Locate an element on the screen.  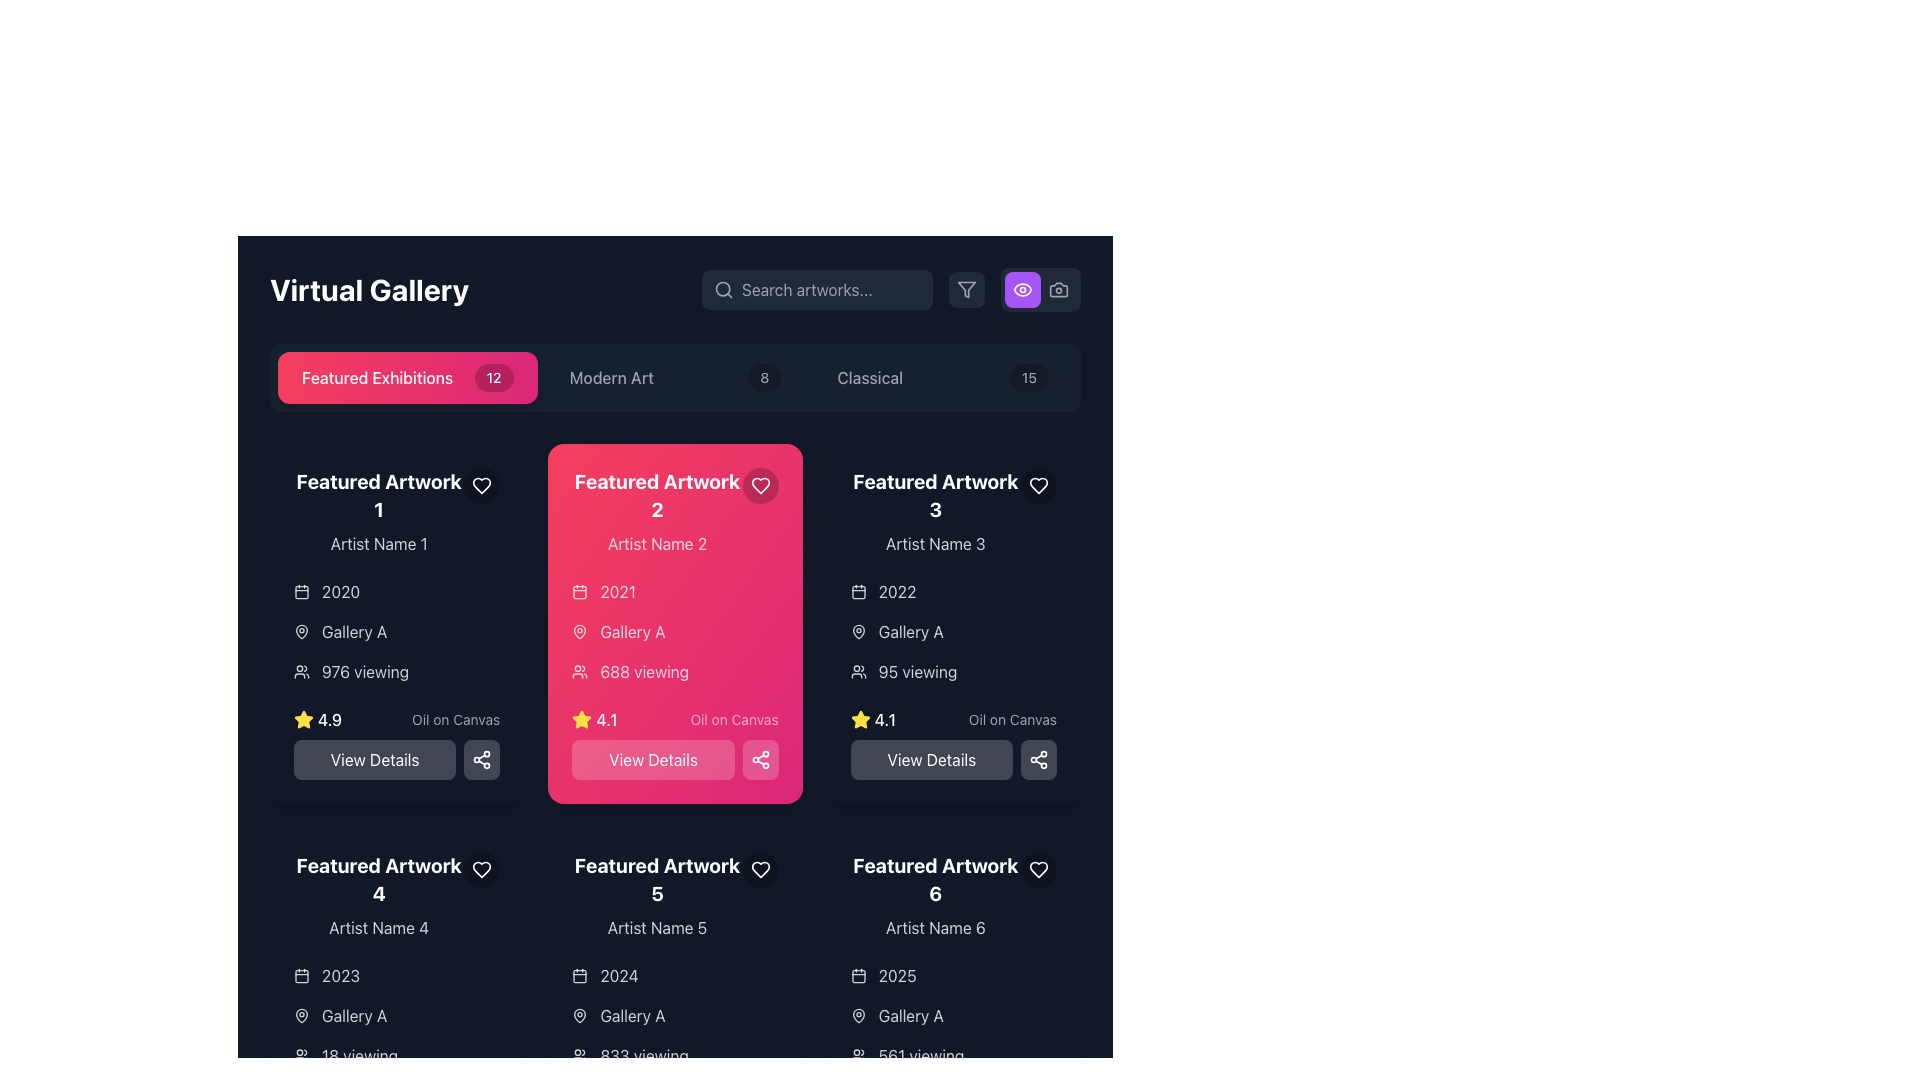
the calendar icon located to the left of the text '2025' in the sixth column of the grid layout under 'Featured Artwork 6' is located at coordinates (858, 974).